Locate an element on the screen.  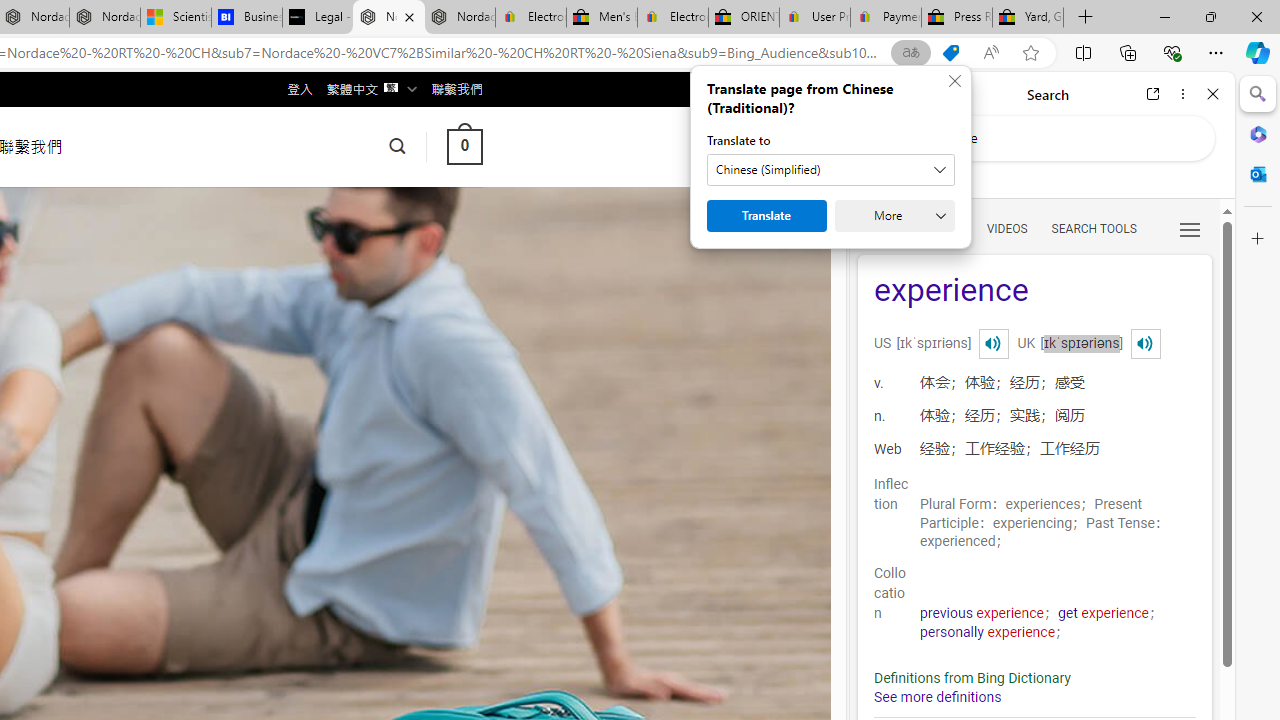
'User Privacy Notice | eBay' is located at coordinates (814, 17).